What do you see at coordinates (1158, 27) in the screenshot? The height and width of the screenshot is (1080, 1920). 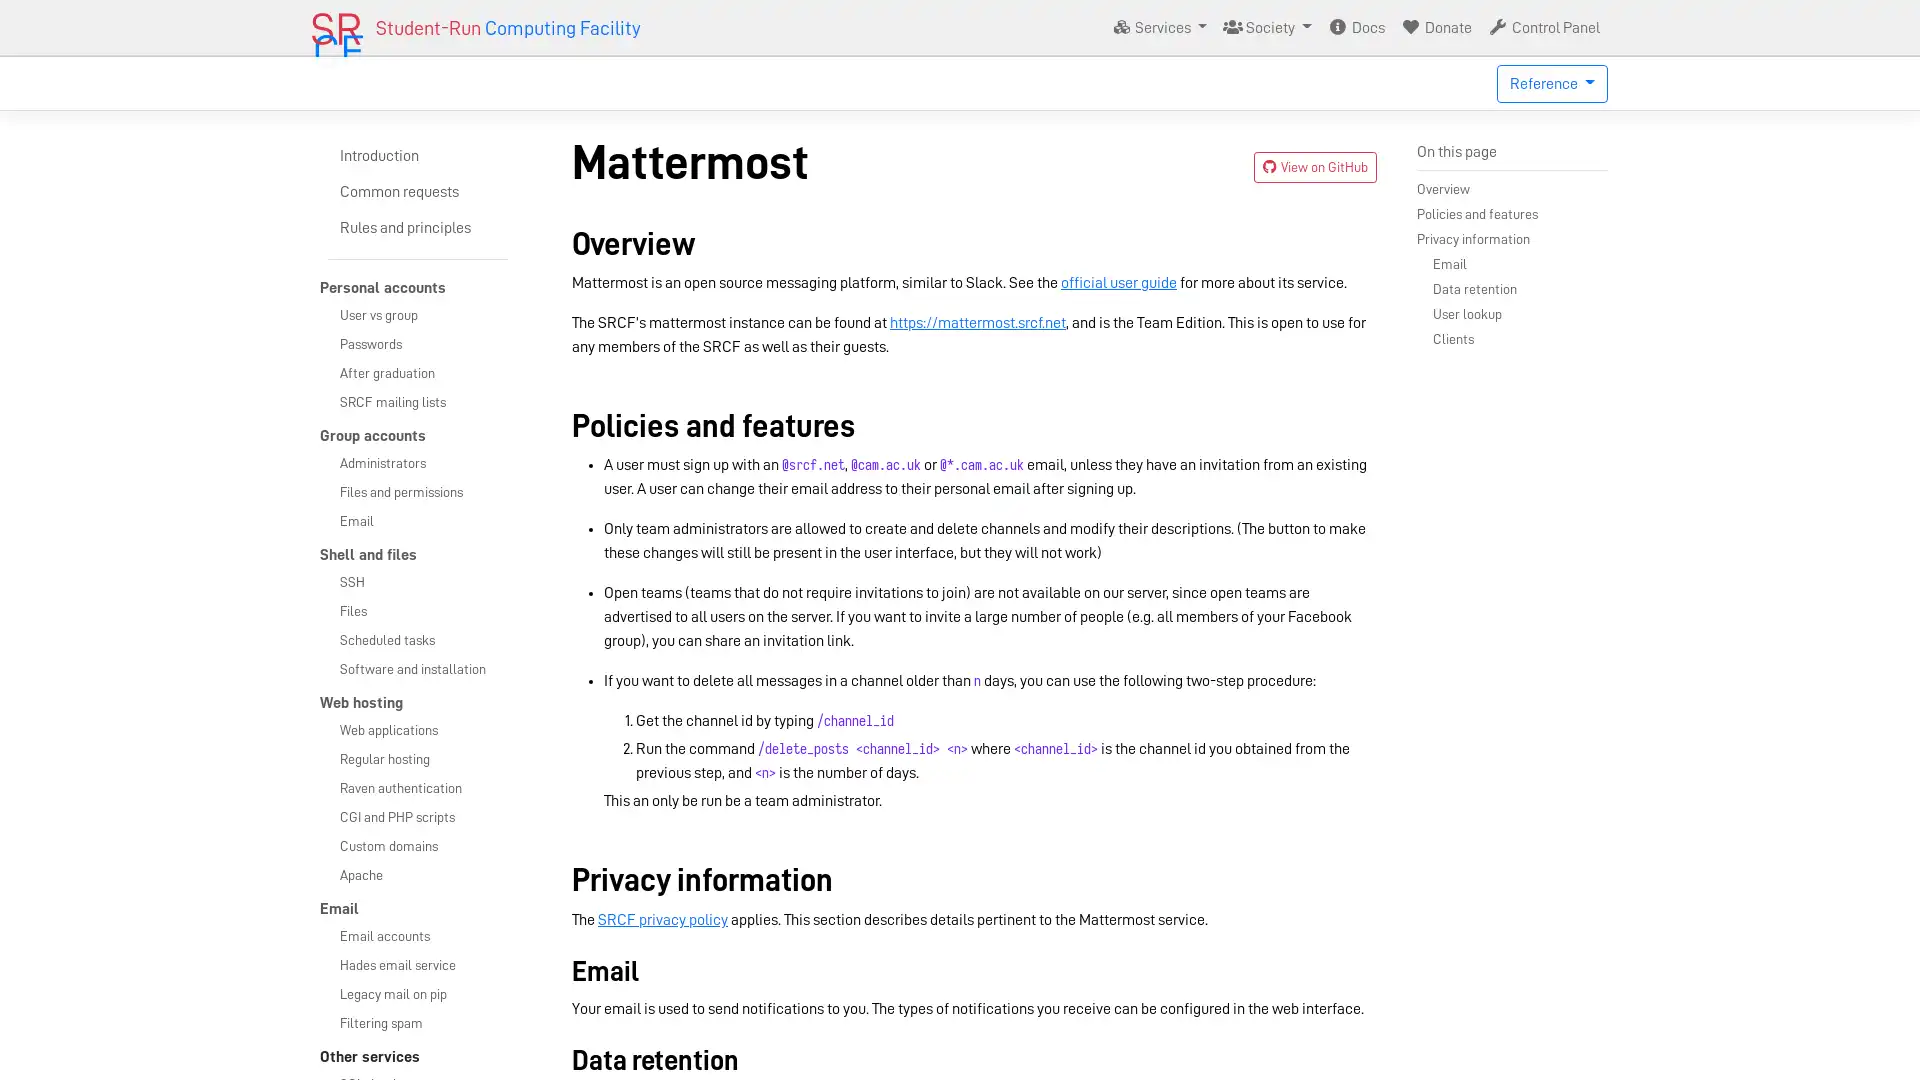 I see `Services` at bounding box center [1158, 27].